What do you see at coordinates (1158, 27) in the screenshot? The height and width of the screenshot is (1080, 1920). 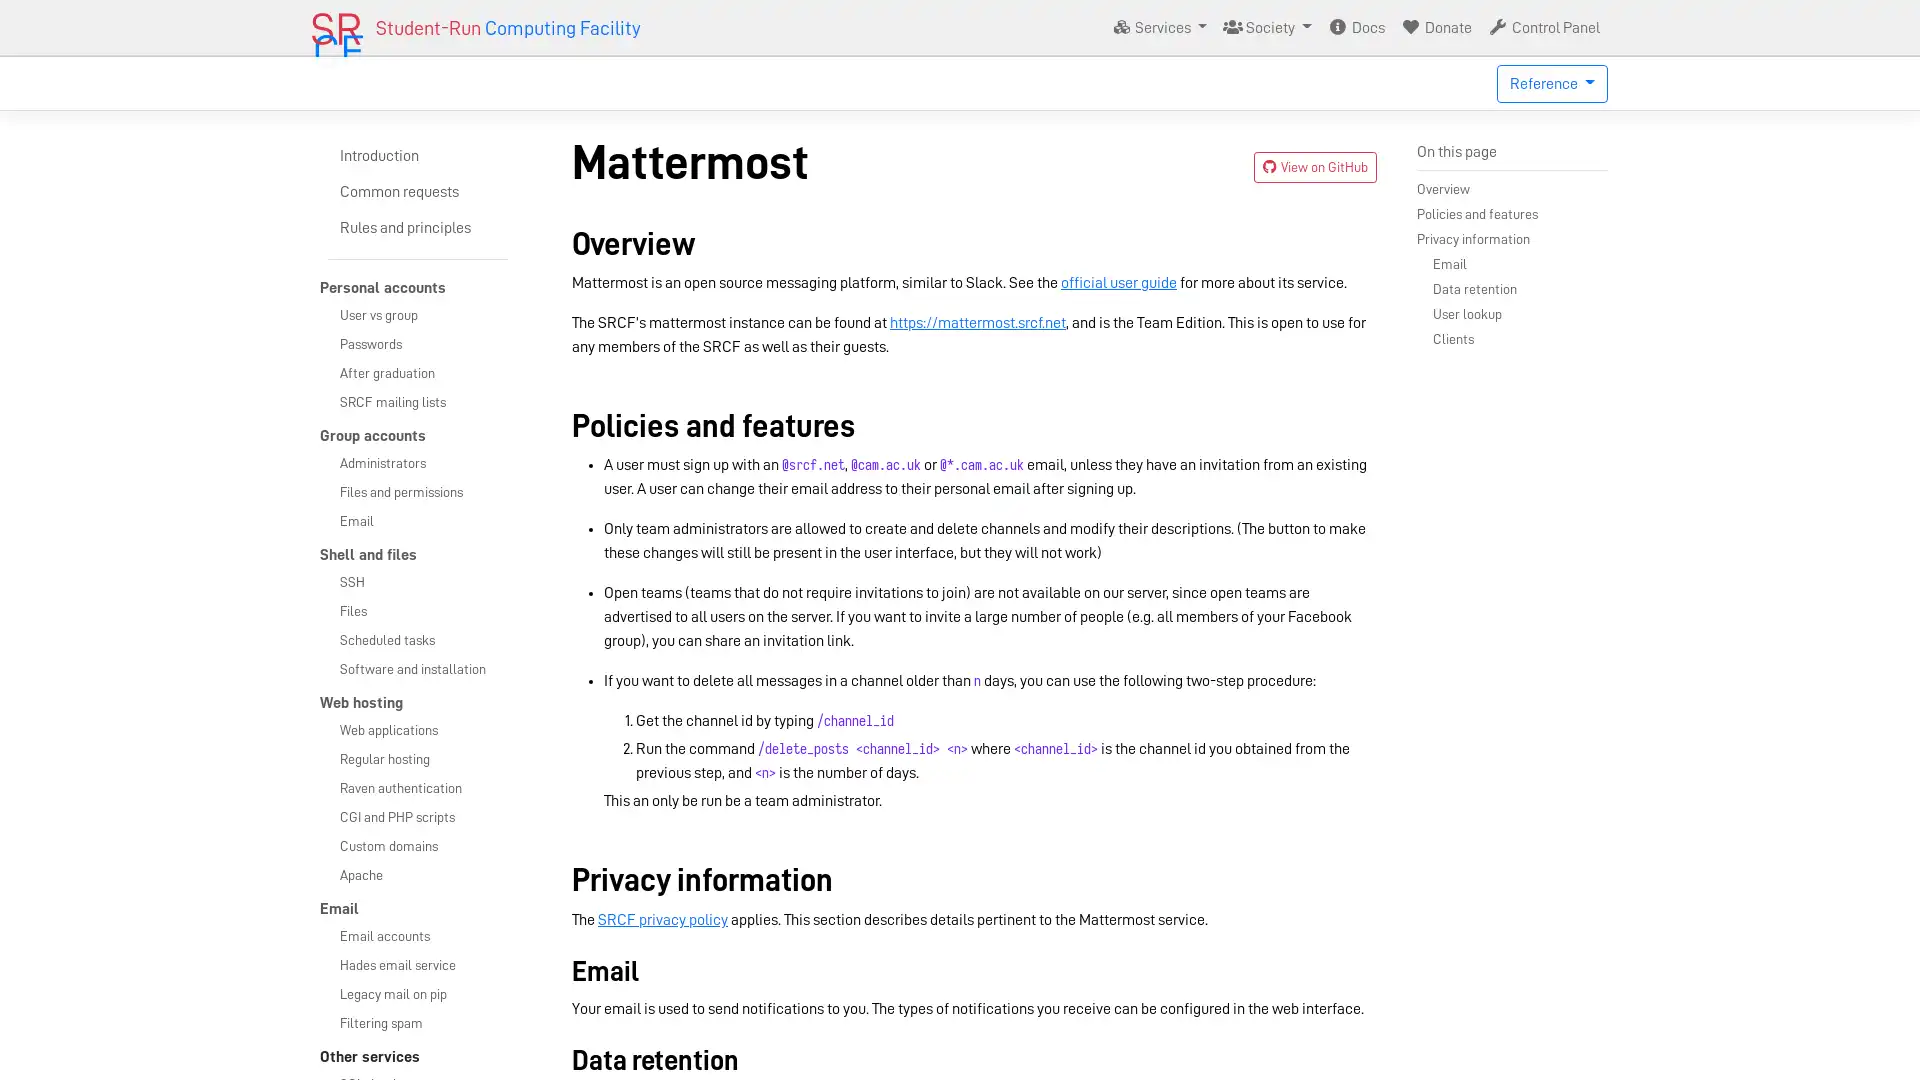 I see `Services` at bounding box center [1158, 27].